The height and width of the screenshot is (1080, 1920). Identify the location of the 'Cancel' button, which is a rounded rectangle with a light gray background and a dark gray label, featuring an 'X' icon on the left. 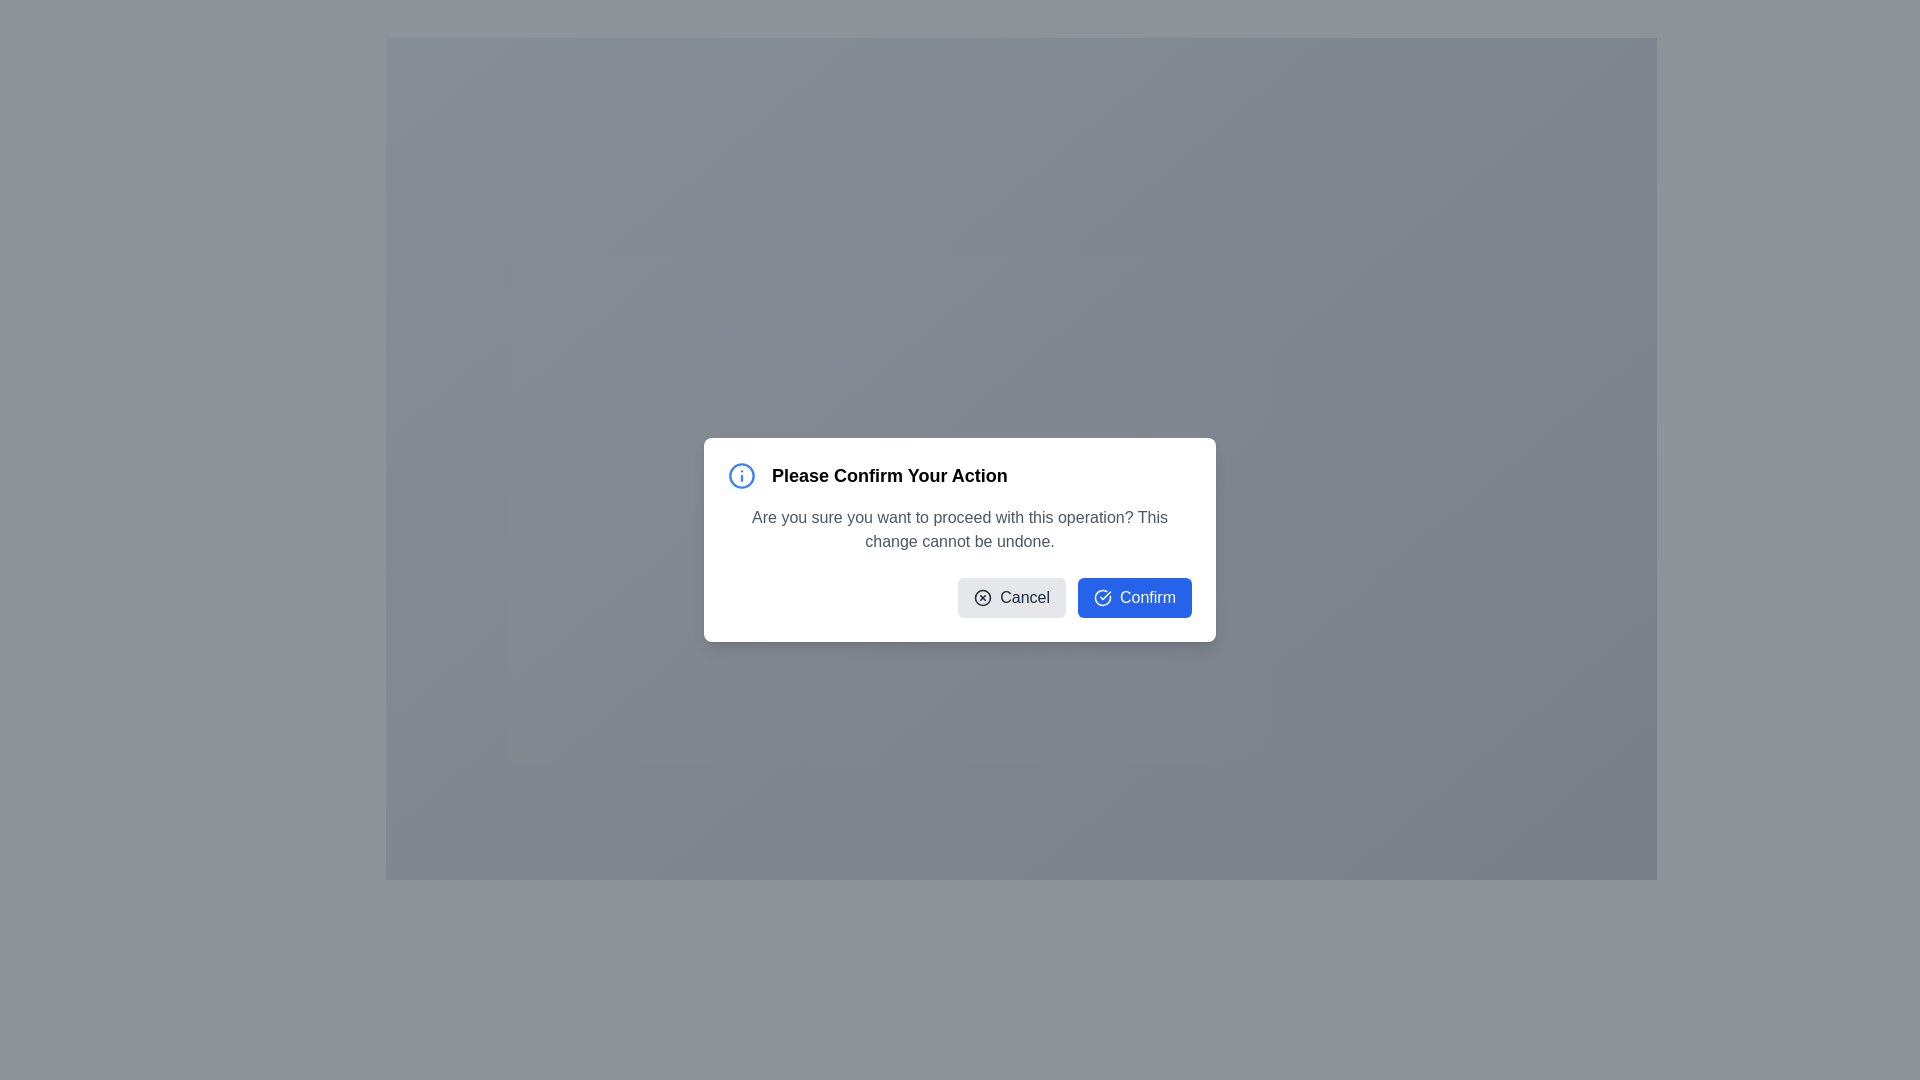
(1012, 596).